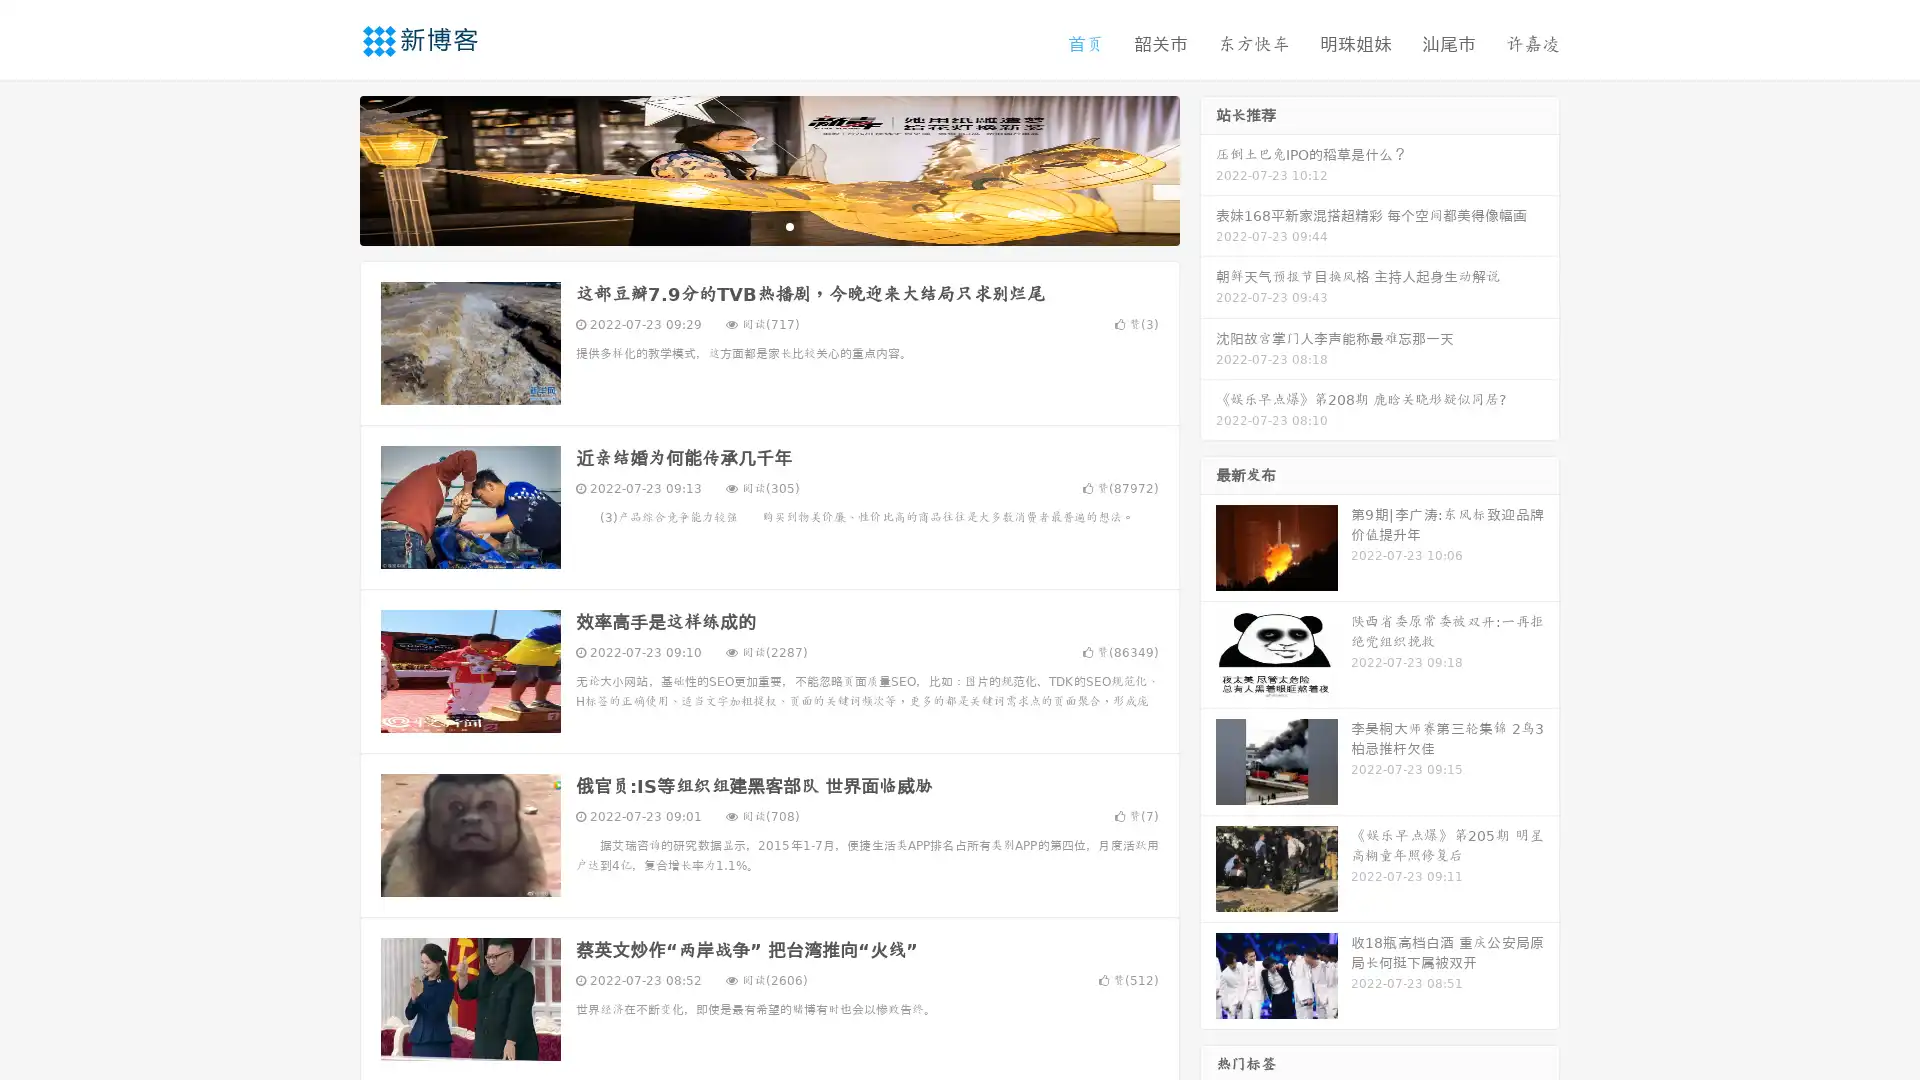 Image resolution: width=1920 pixels, height=1080 pixels. What do you see at coordinates (330, 168) in the screenshot?
I see `Previous slide` at bounding box center [330, 168].